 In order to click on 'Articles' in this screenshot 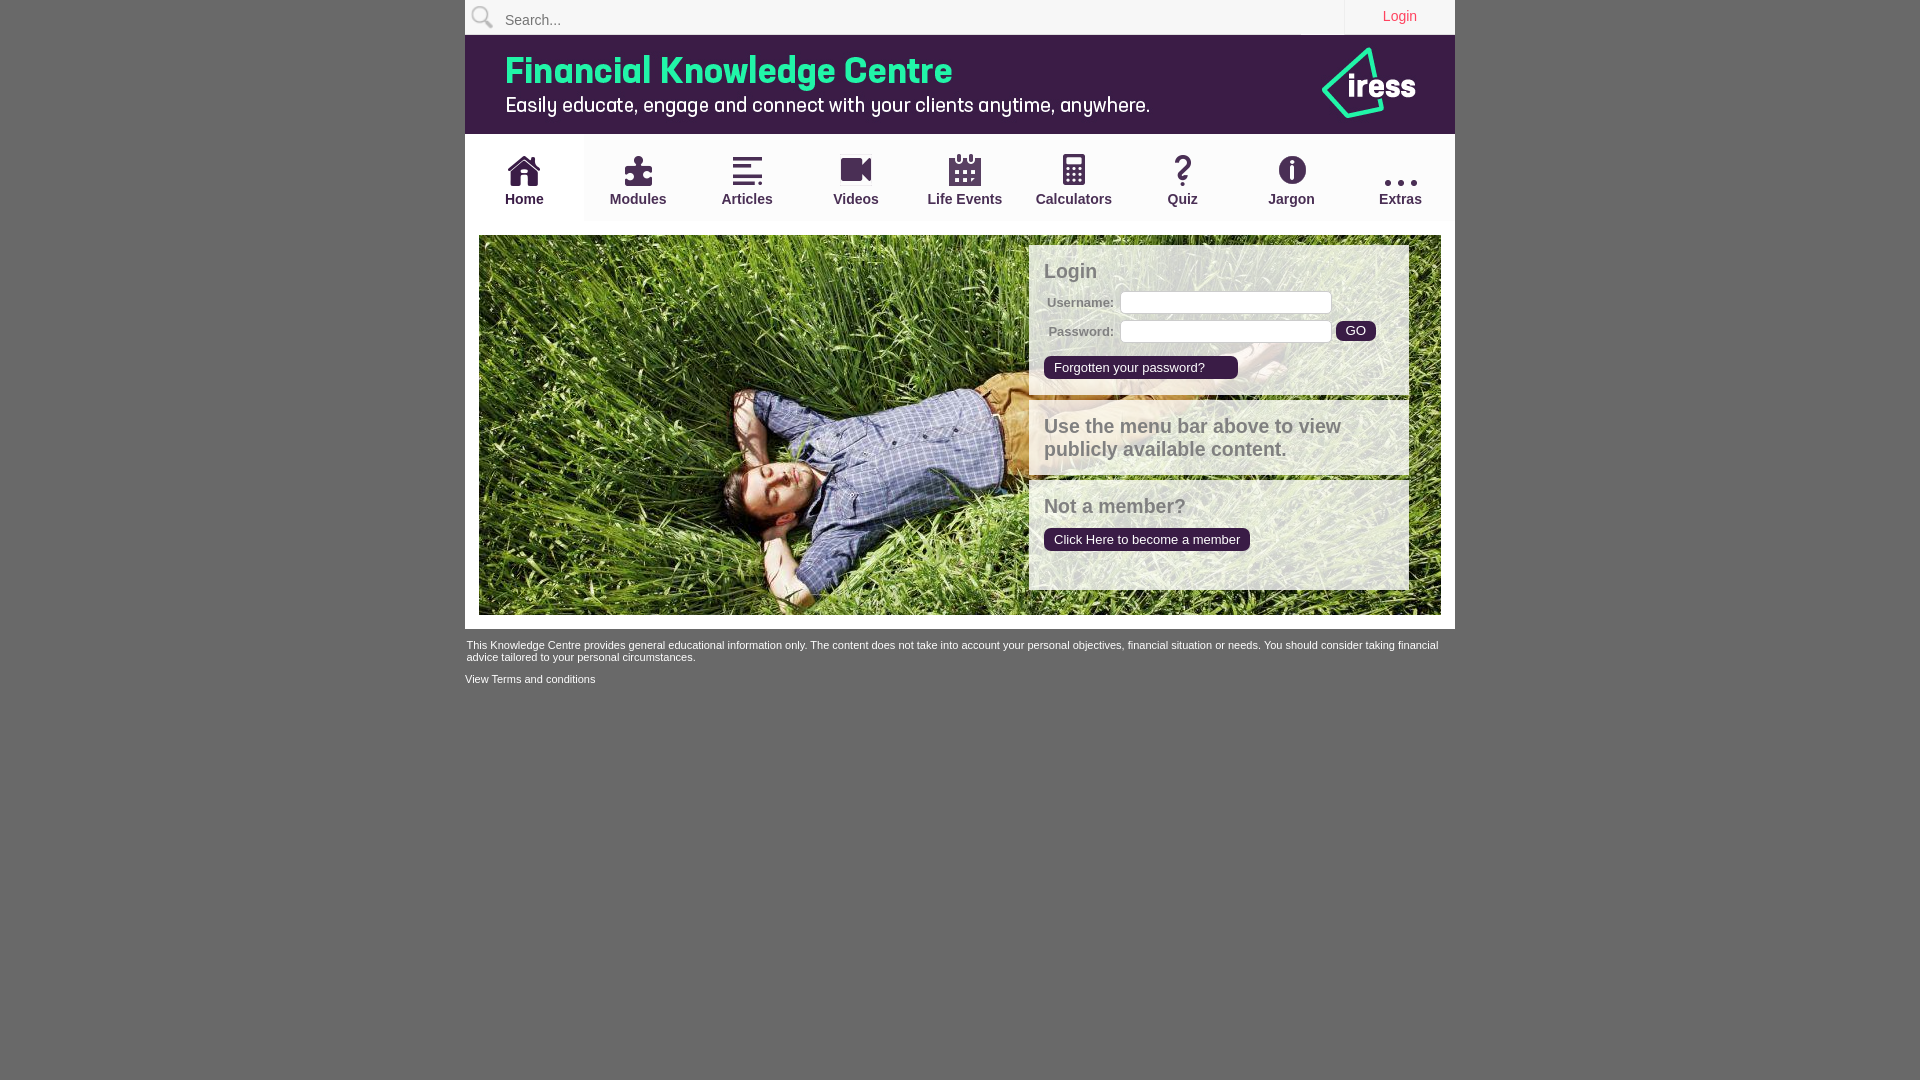, I will do `click(692, 181)`.